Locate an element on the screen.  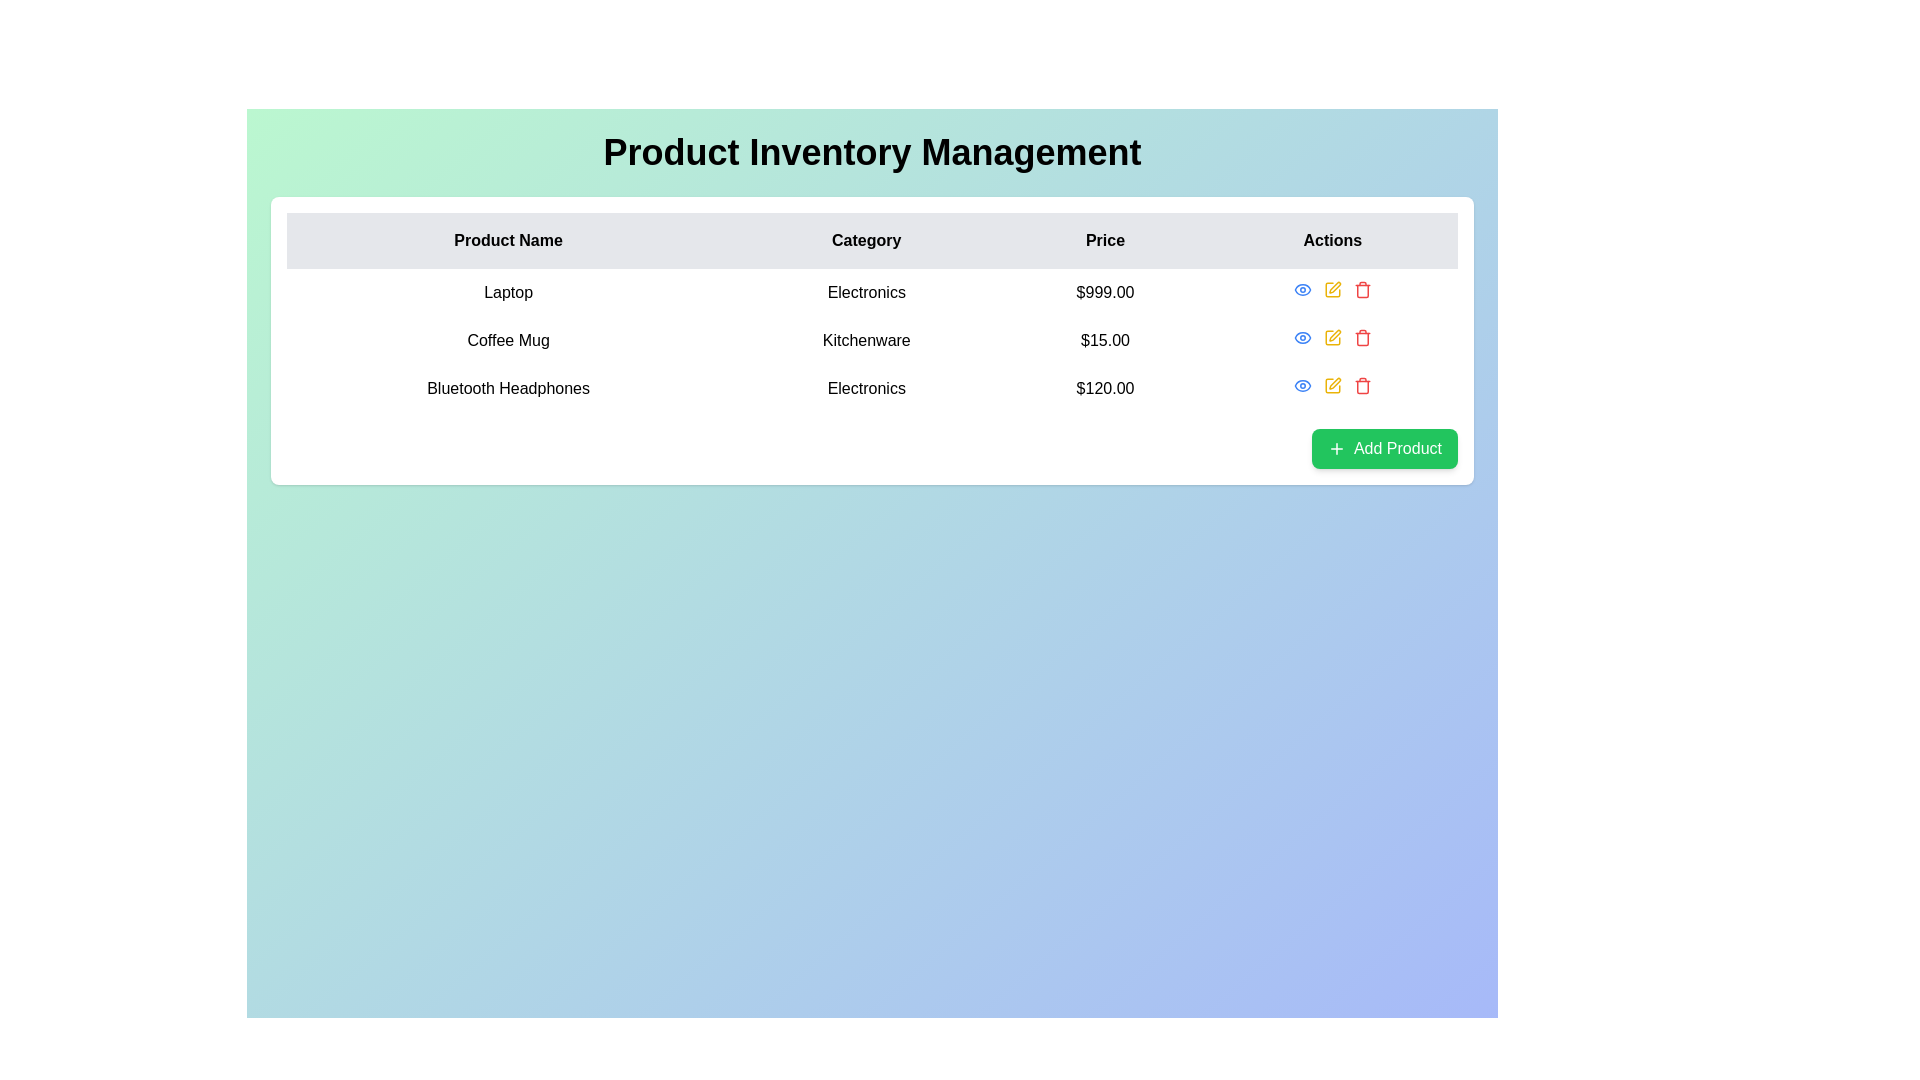
the first interactive icon button in the 'Actions' column of the third row in the table is located at coordinates (1302, 385).